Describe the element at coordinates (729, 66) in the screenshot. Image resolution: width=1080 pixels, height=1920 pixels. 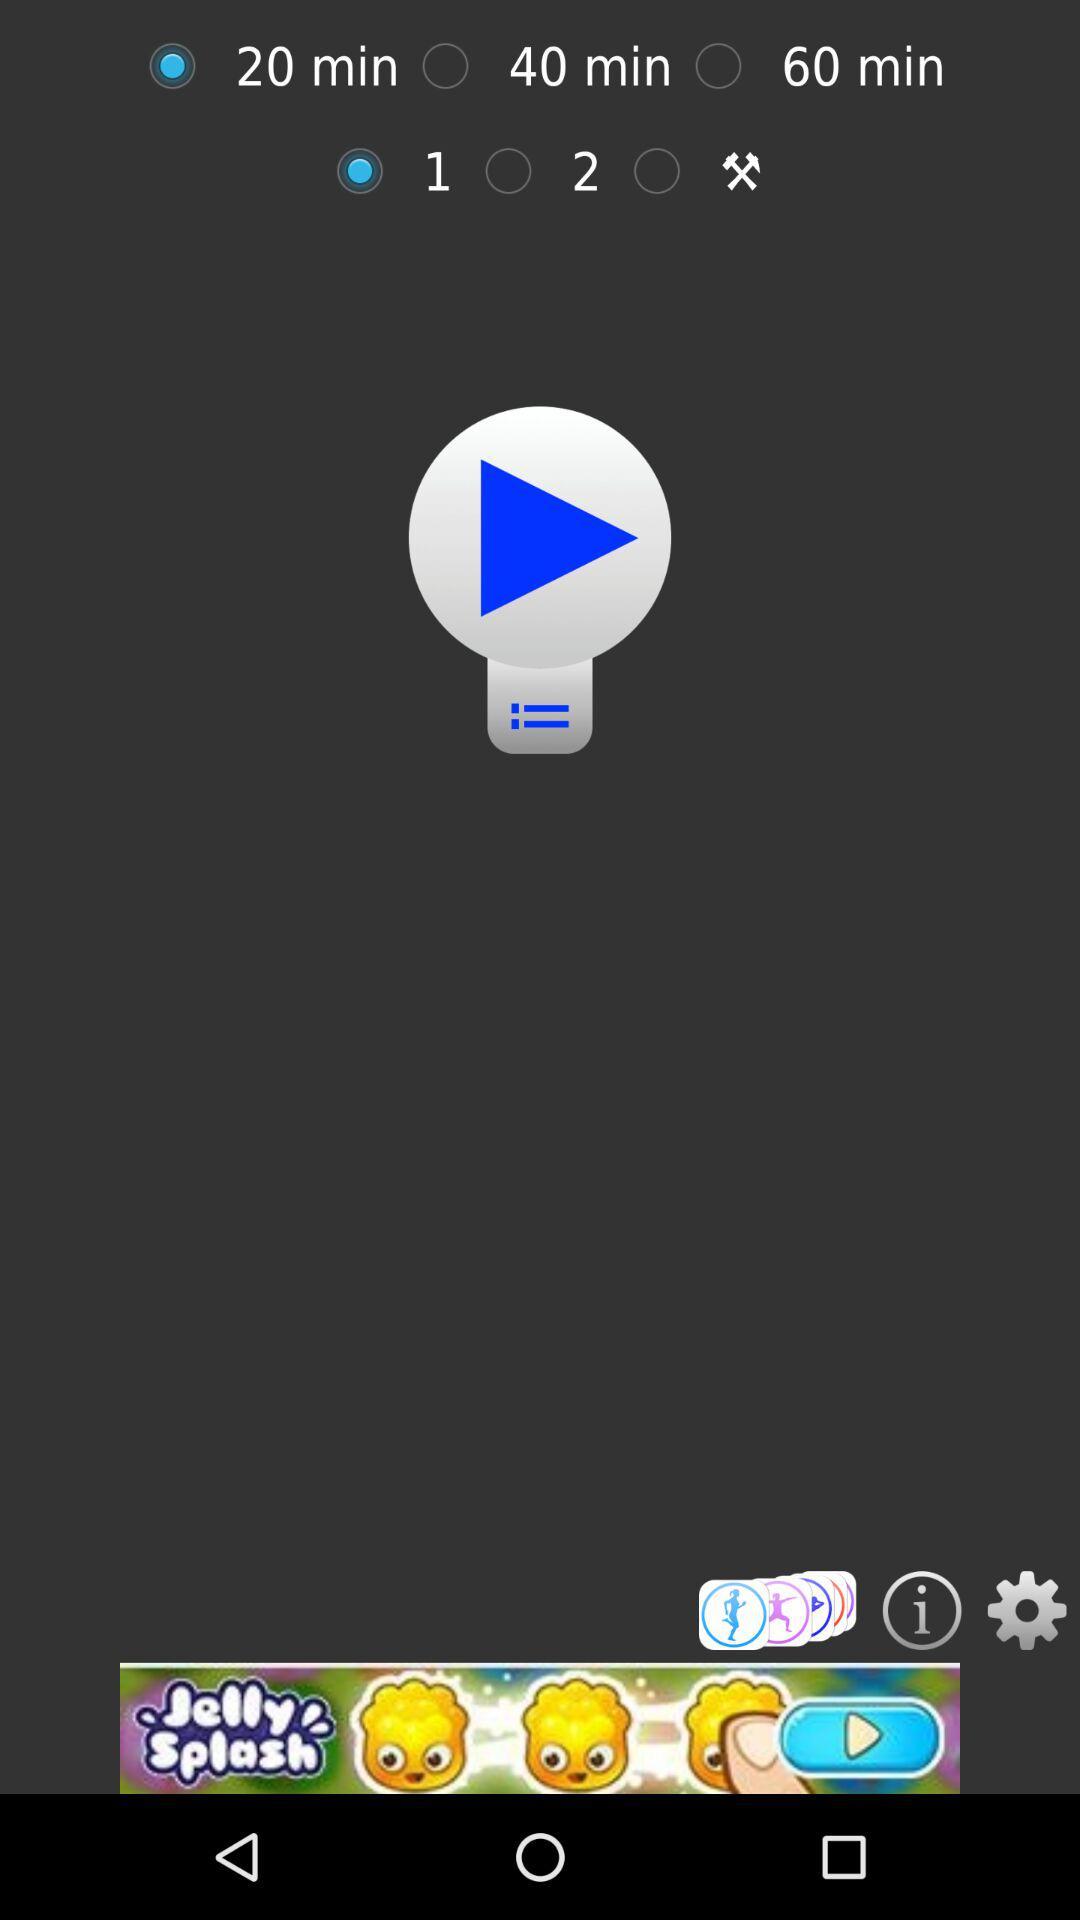
I see `60 minute workout` at that location.